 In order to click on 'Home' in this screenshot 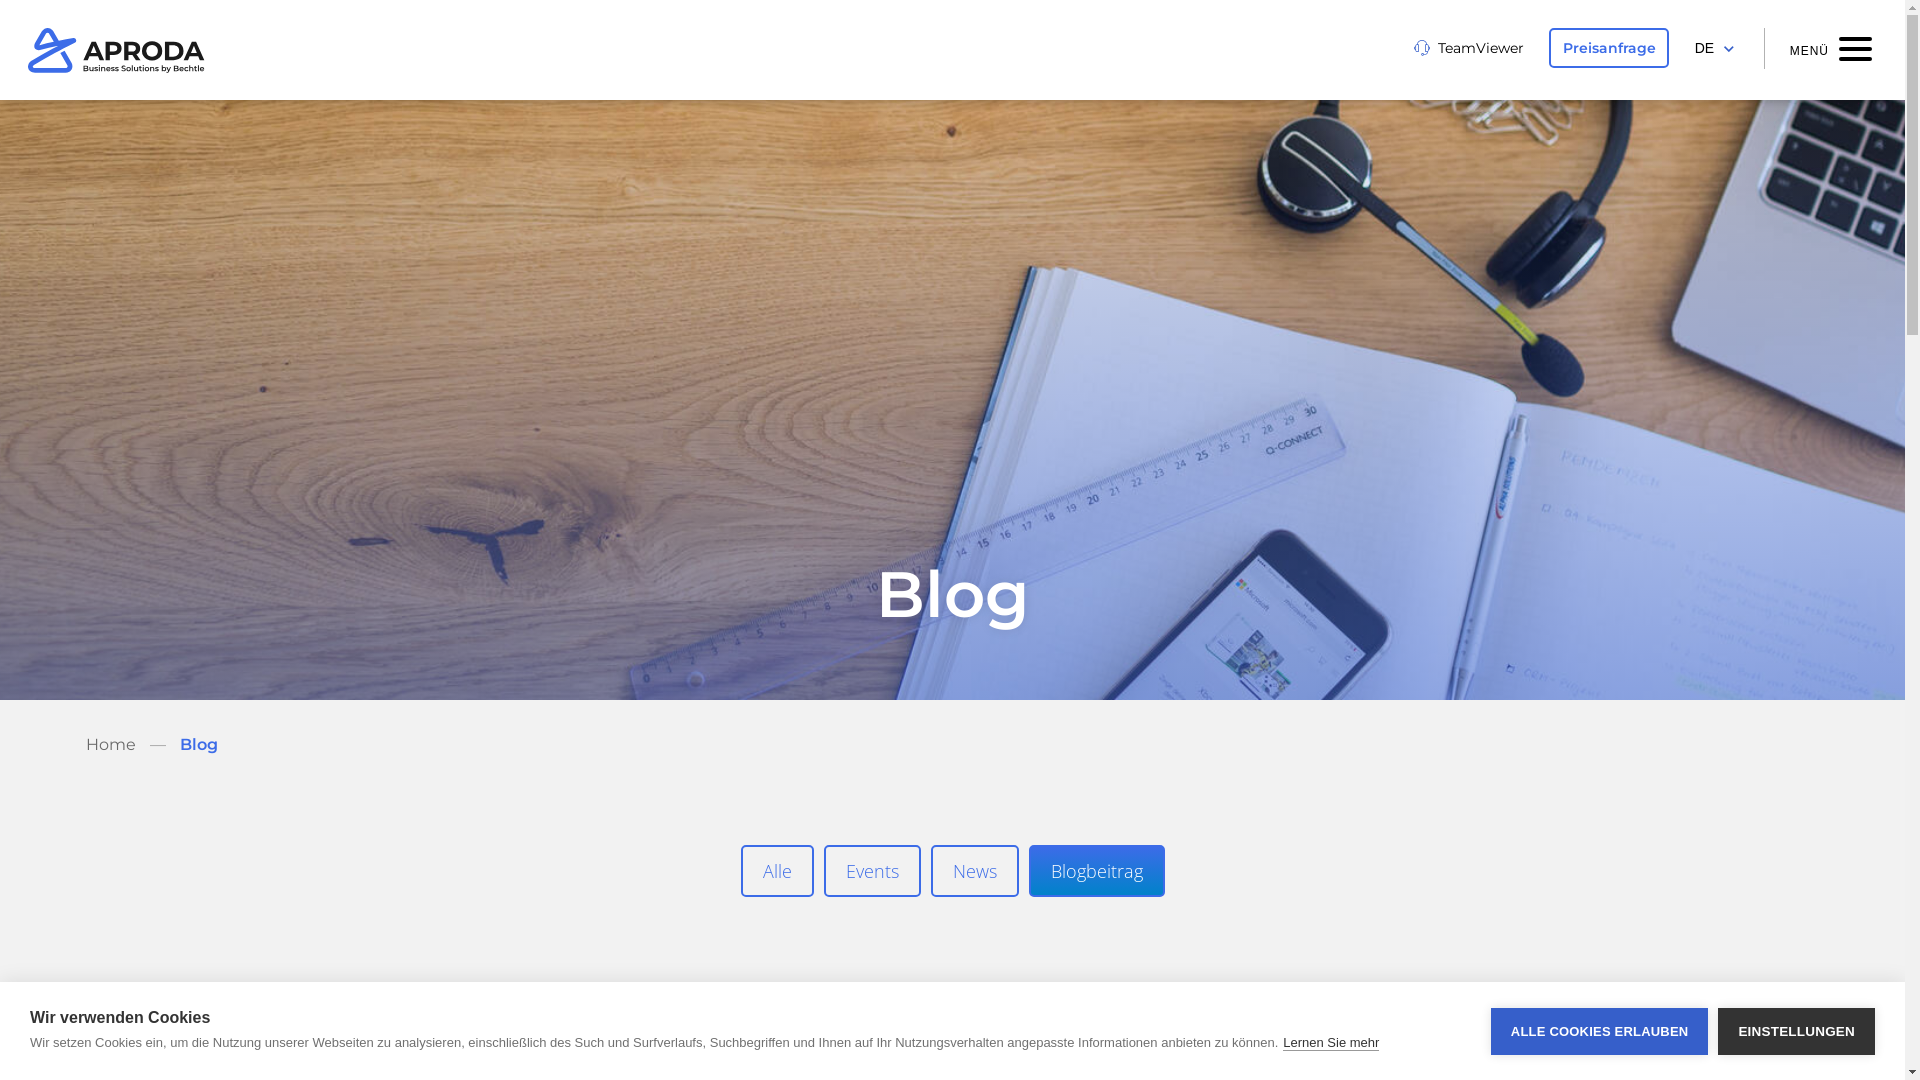, I will do `click(85, 744)`.